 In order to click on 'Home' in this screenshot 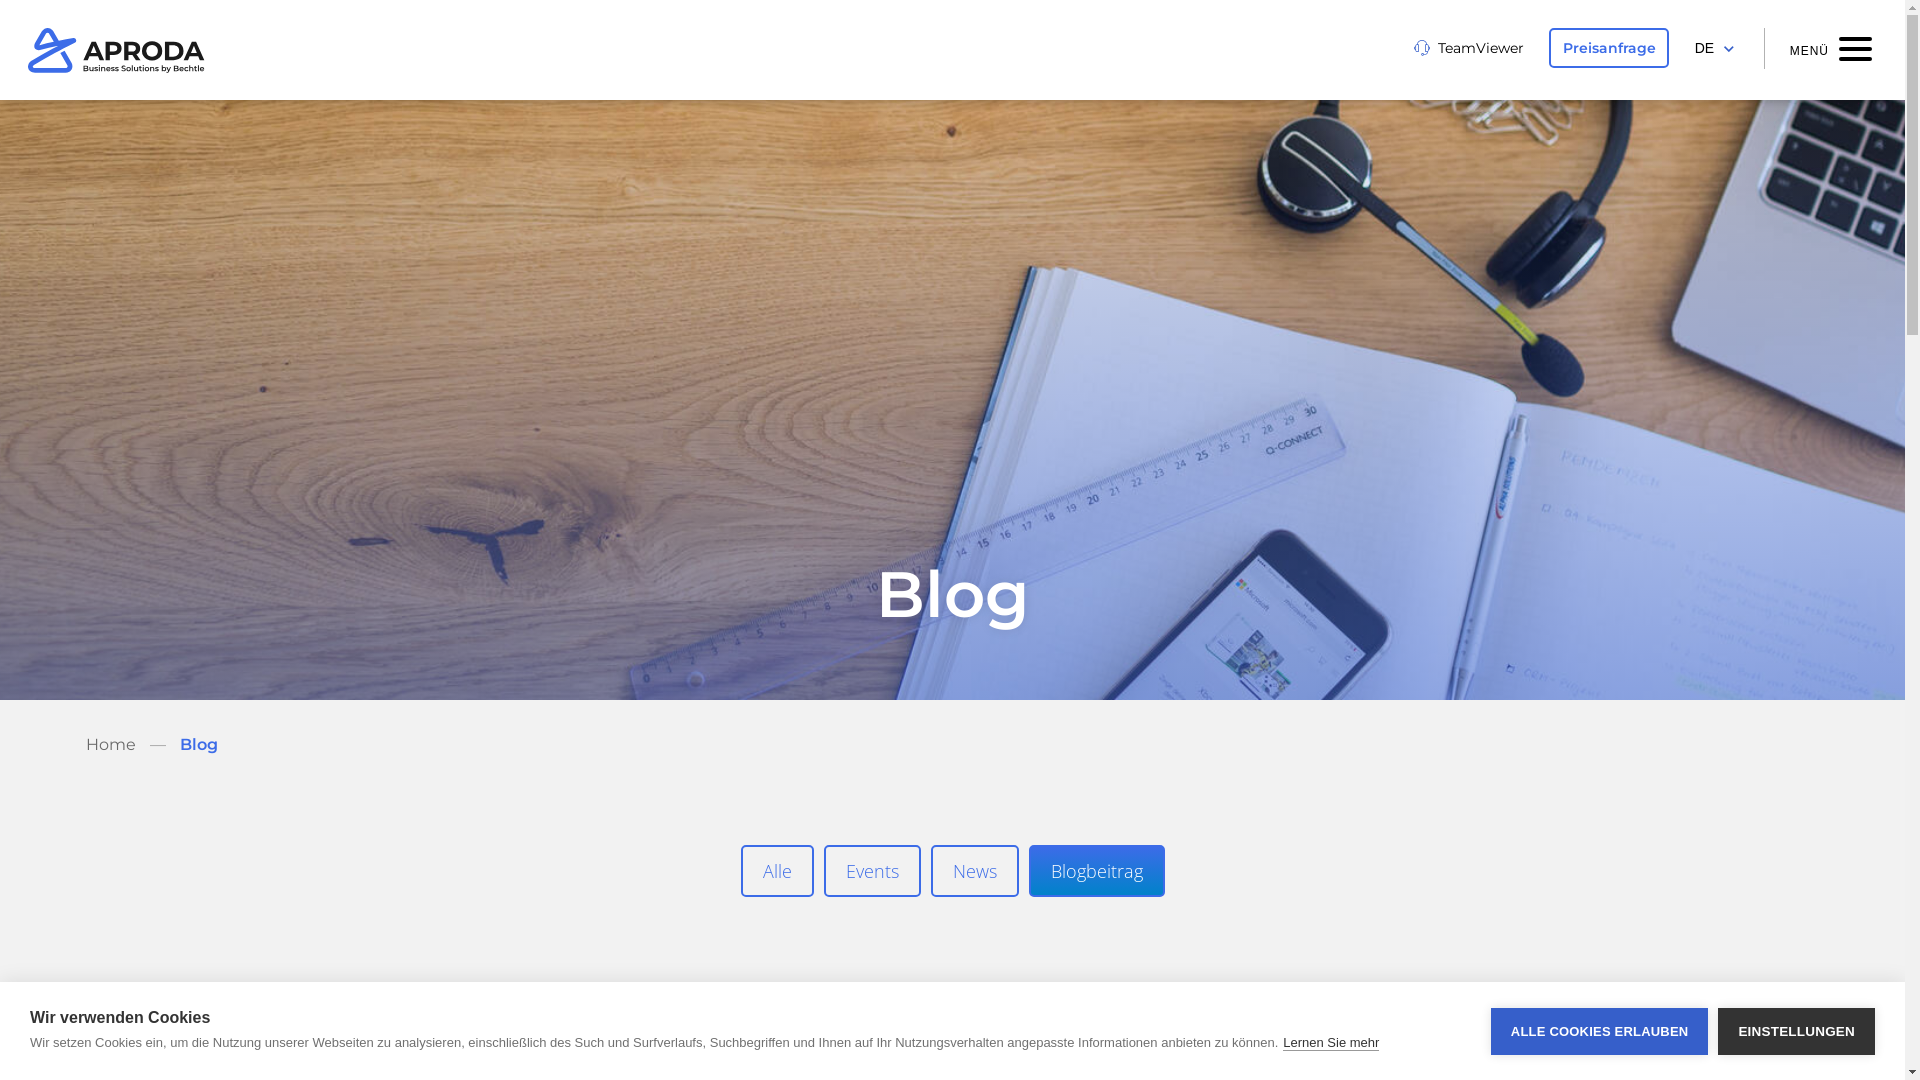, I will do `click(85, 744)`.